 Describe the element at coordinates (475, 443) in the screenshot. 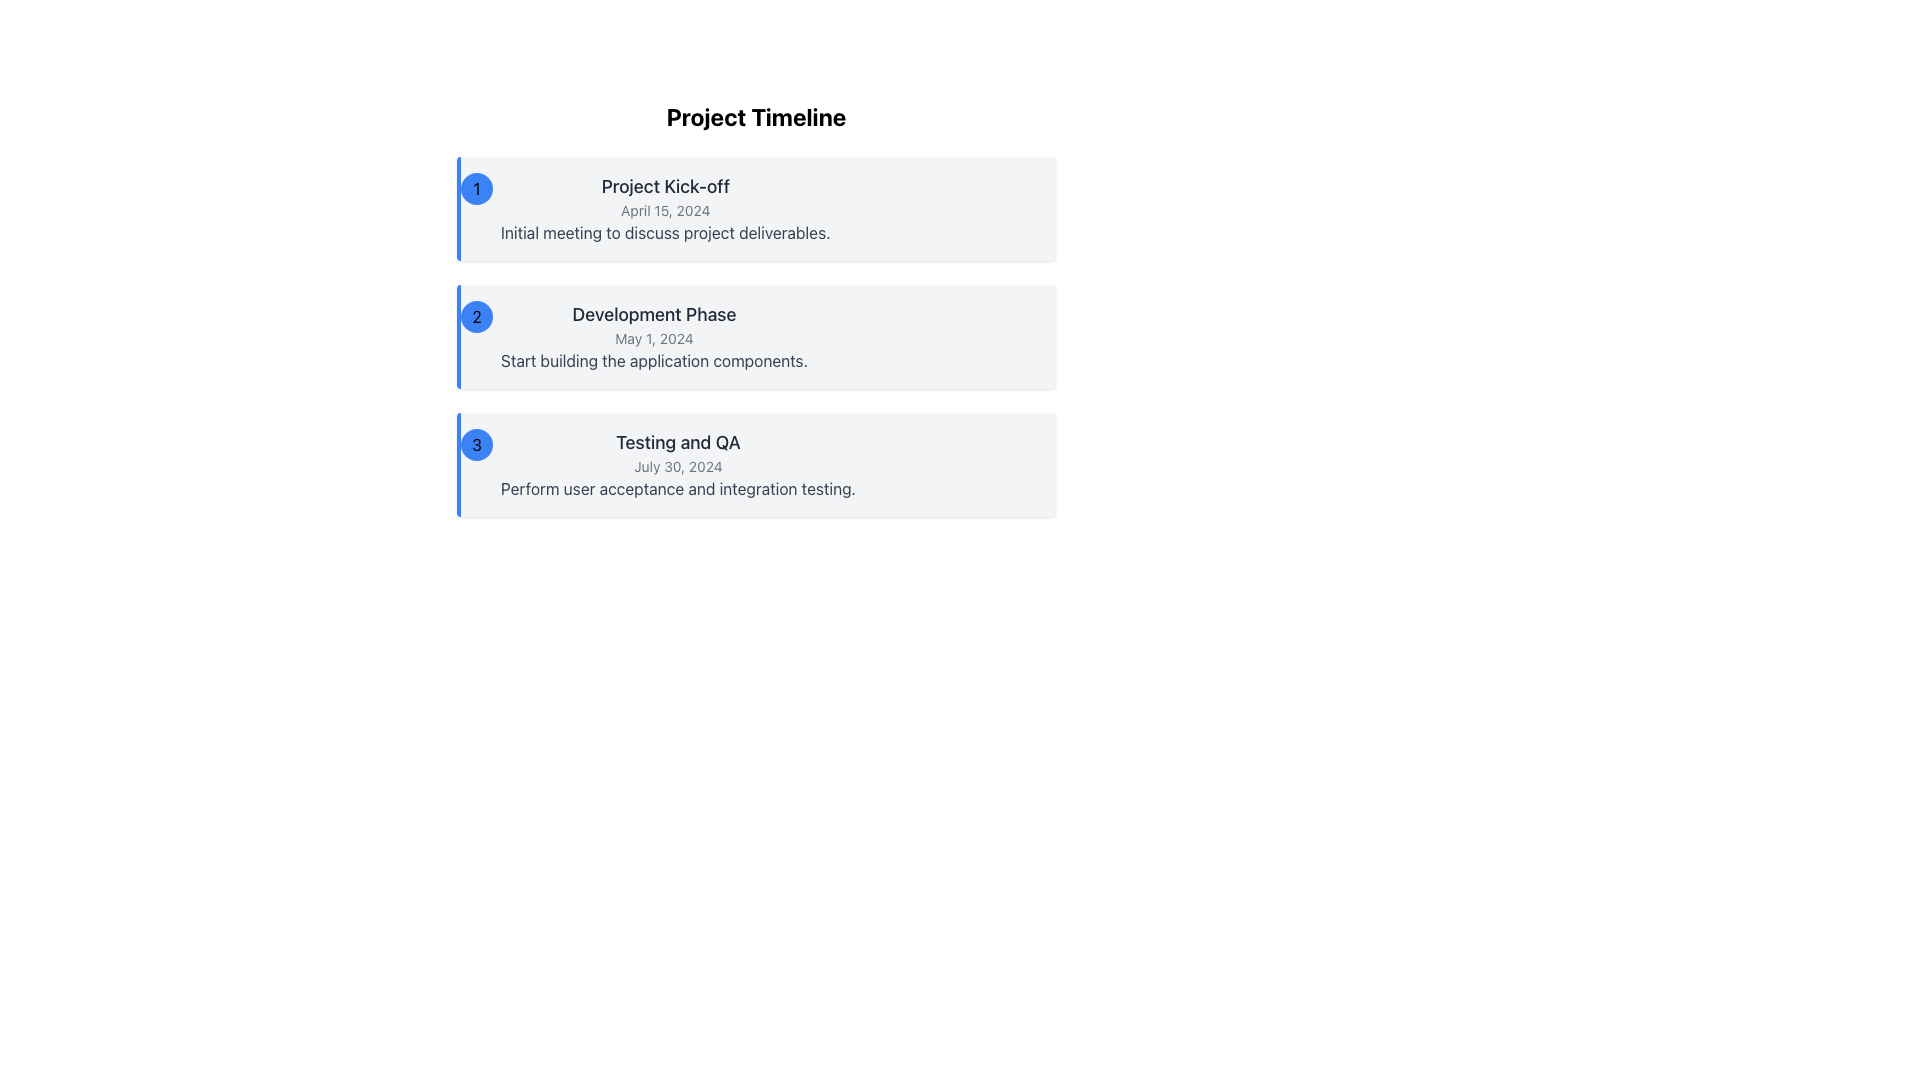

I see `the blue circular badge displaying the number '3' in bold black font, which is the leftmost component of the third card in a vertical sequence` at that location.